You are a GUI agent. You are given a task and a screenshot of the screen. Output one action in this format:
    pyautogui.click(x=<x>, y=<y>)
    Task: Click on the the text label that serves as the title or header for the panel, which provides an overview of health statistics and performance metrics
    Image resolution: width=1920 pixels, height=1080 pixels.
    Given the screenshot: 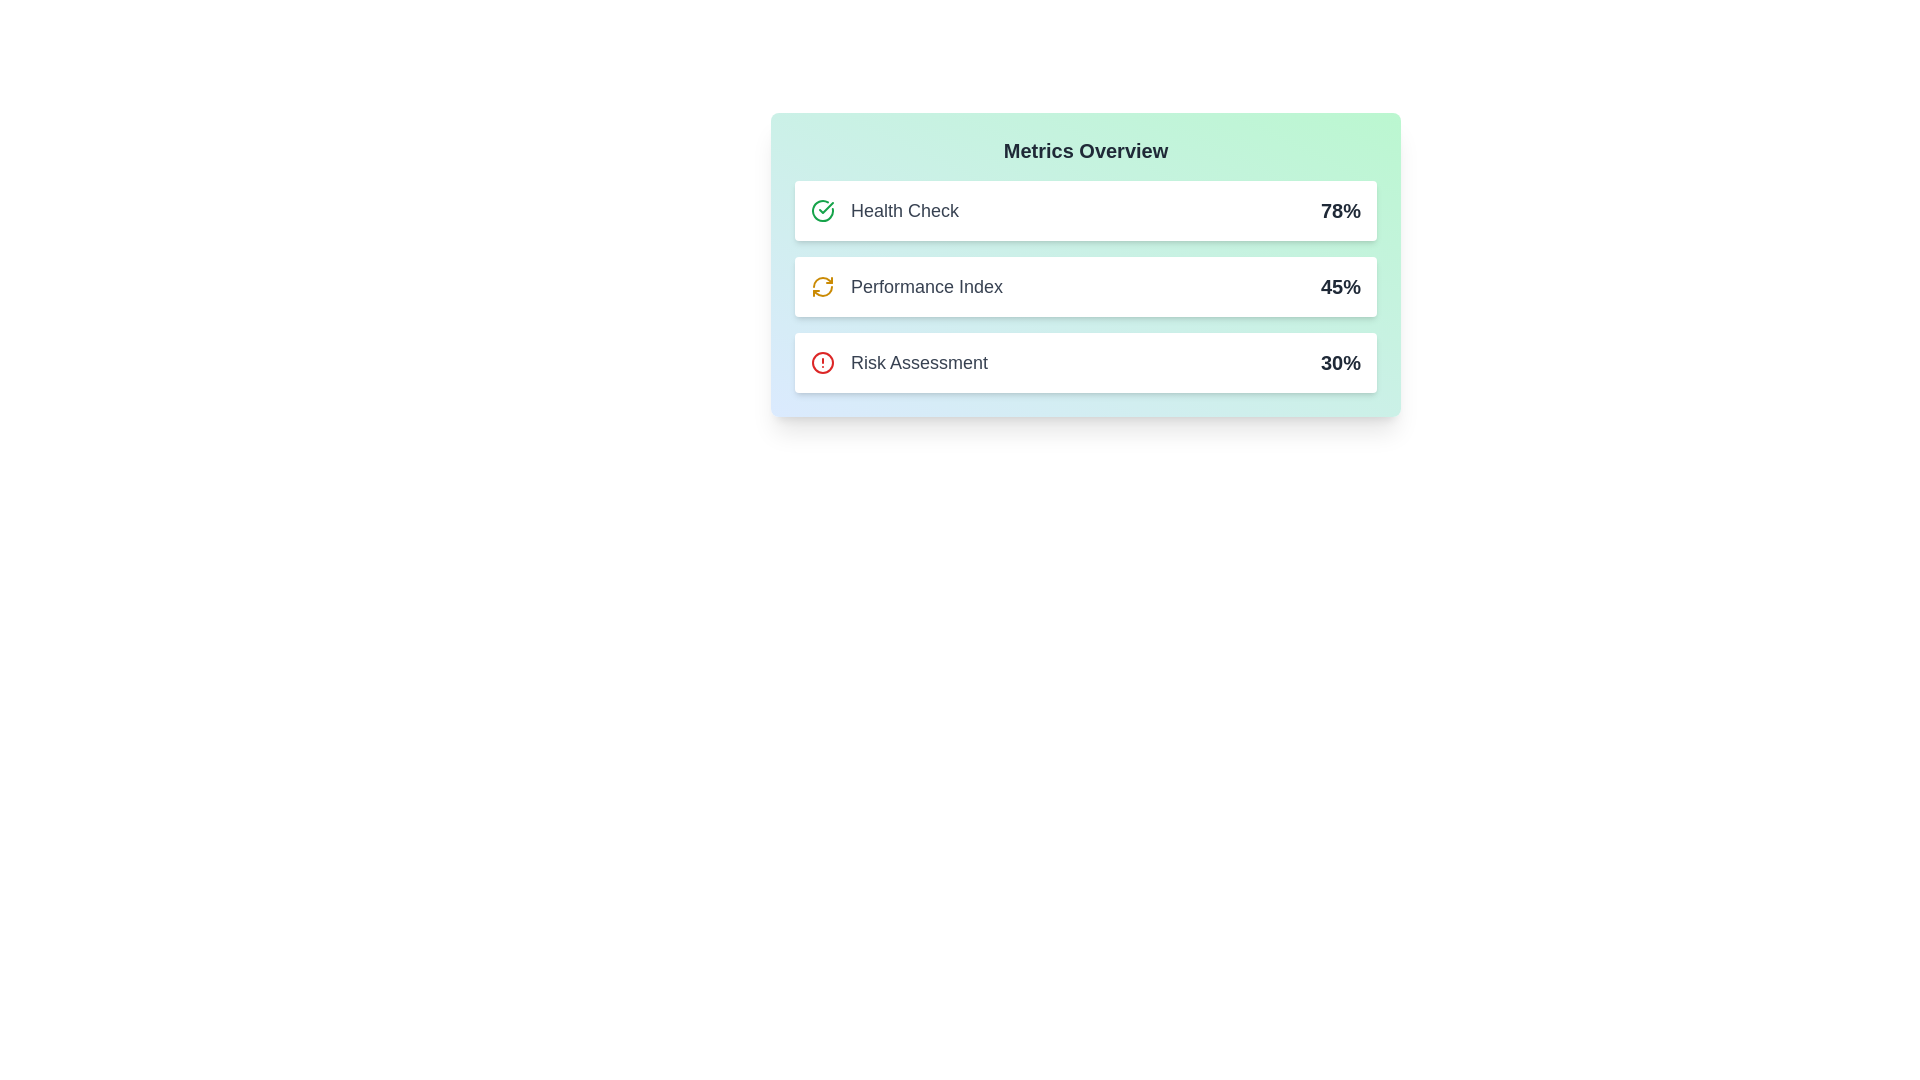 What is the action you would take?
    pyautogui.click(x=1084, y=149)
    